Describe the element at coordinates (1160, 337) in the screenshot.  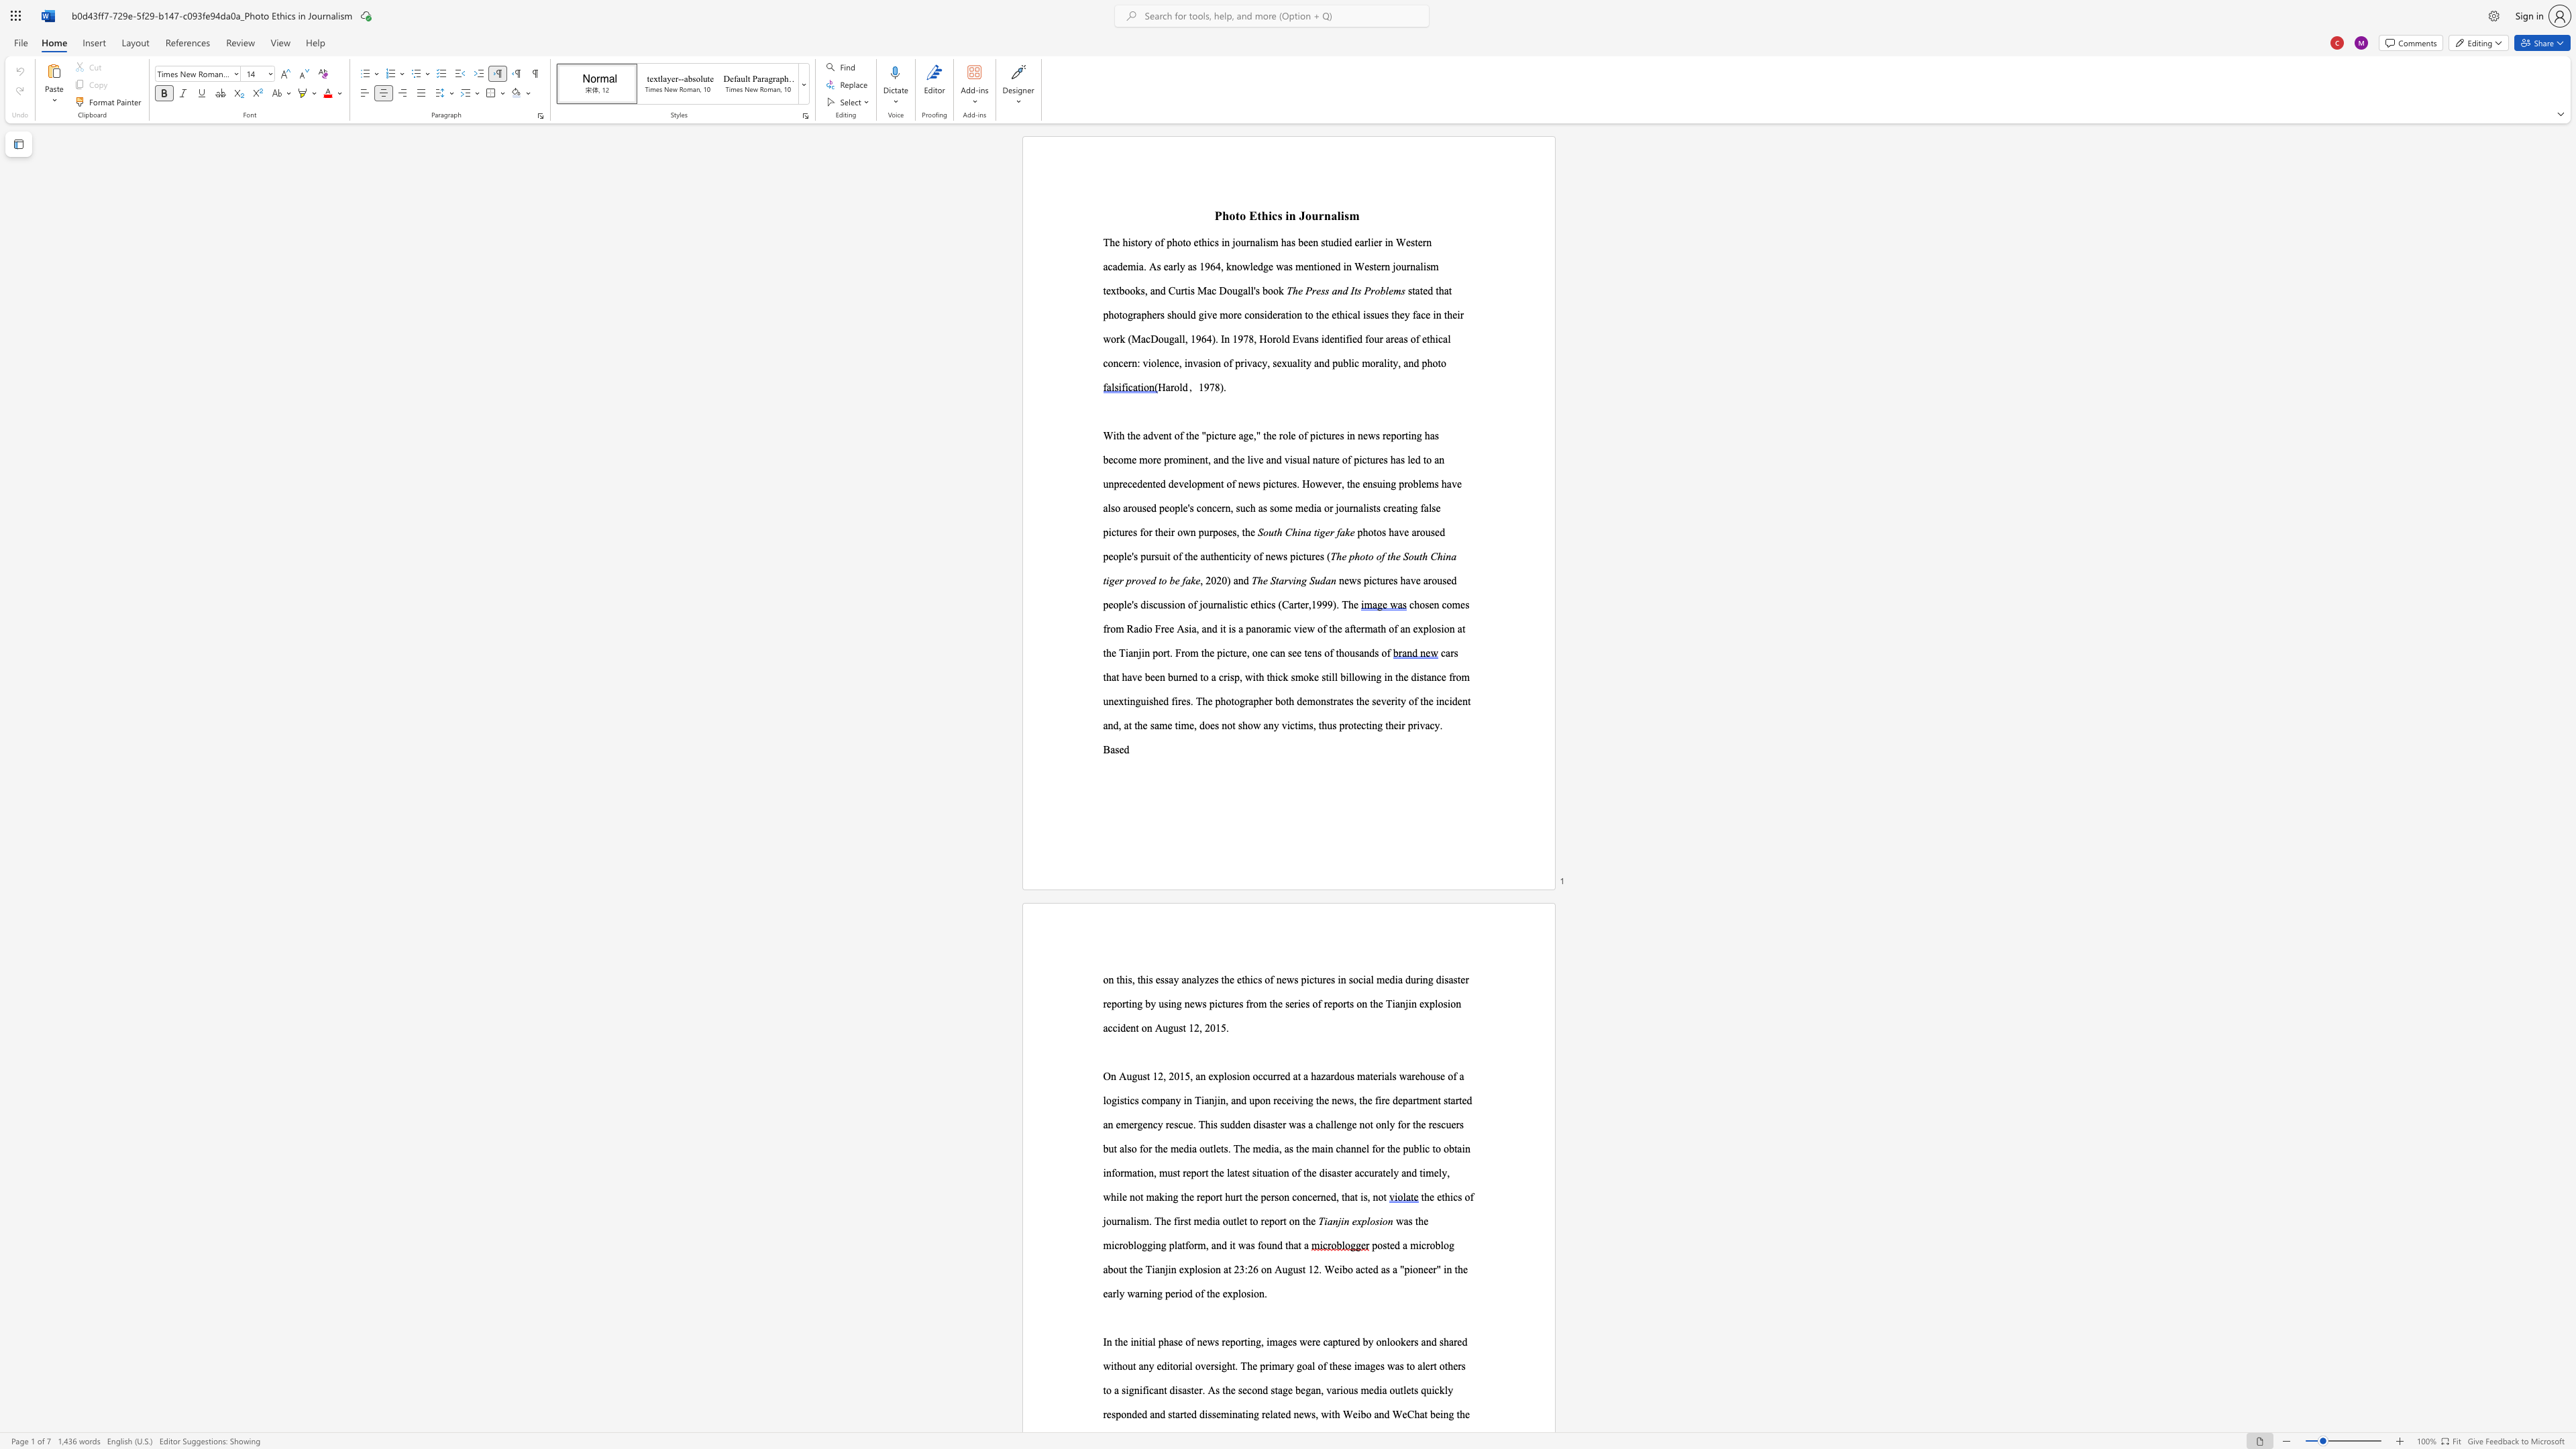
I see `the 1th character "o" in the text` at that location.